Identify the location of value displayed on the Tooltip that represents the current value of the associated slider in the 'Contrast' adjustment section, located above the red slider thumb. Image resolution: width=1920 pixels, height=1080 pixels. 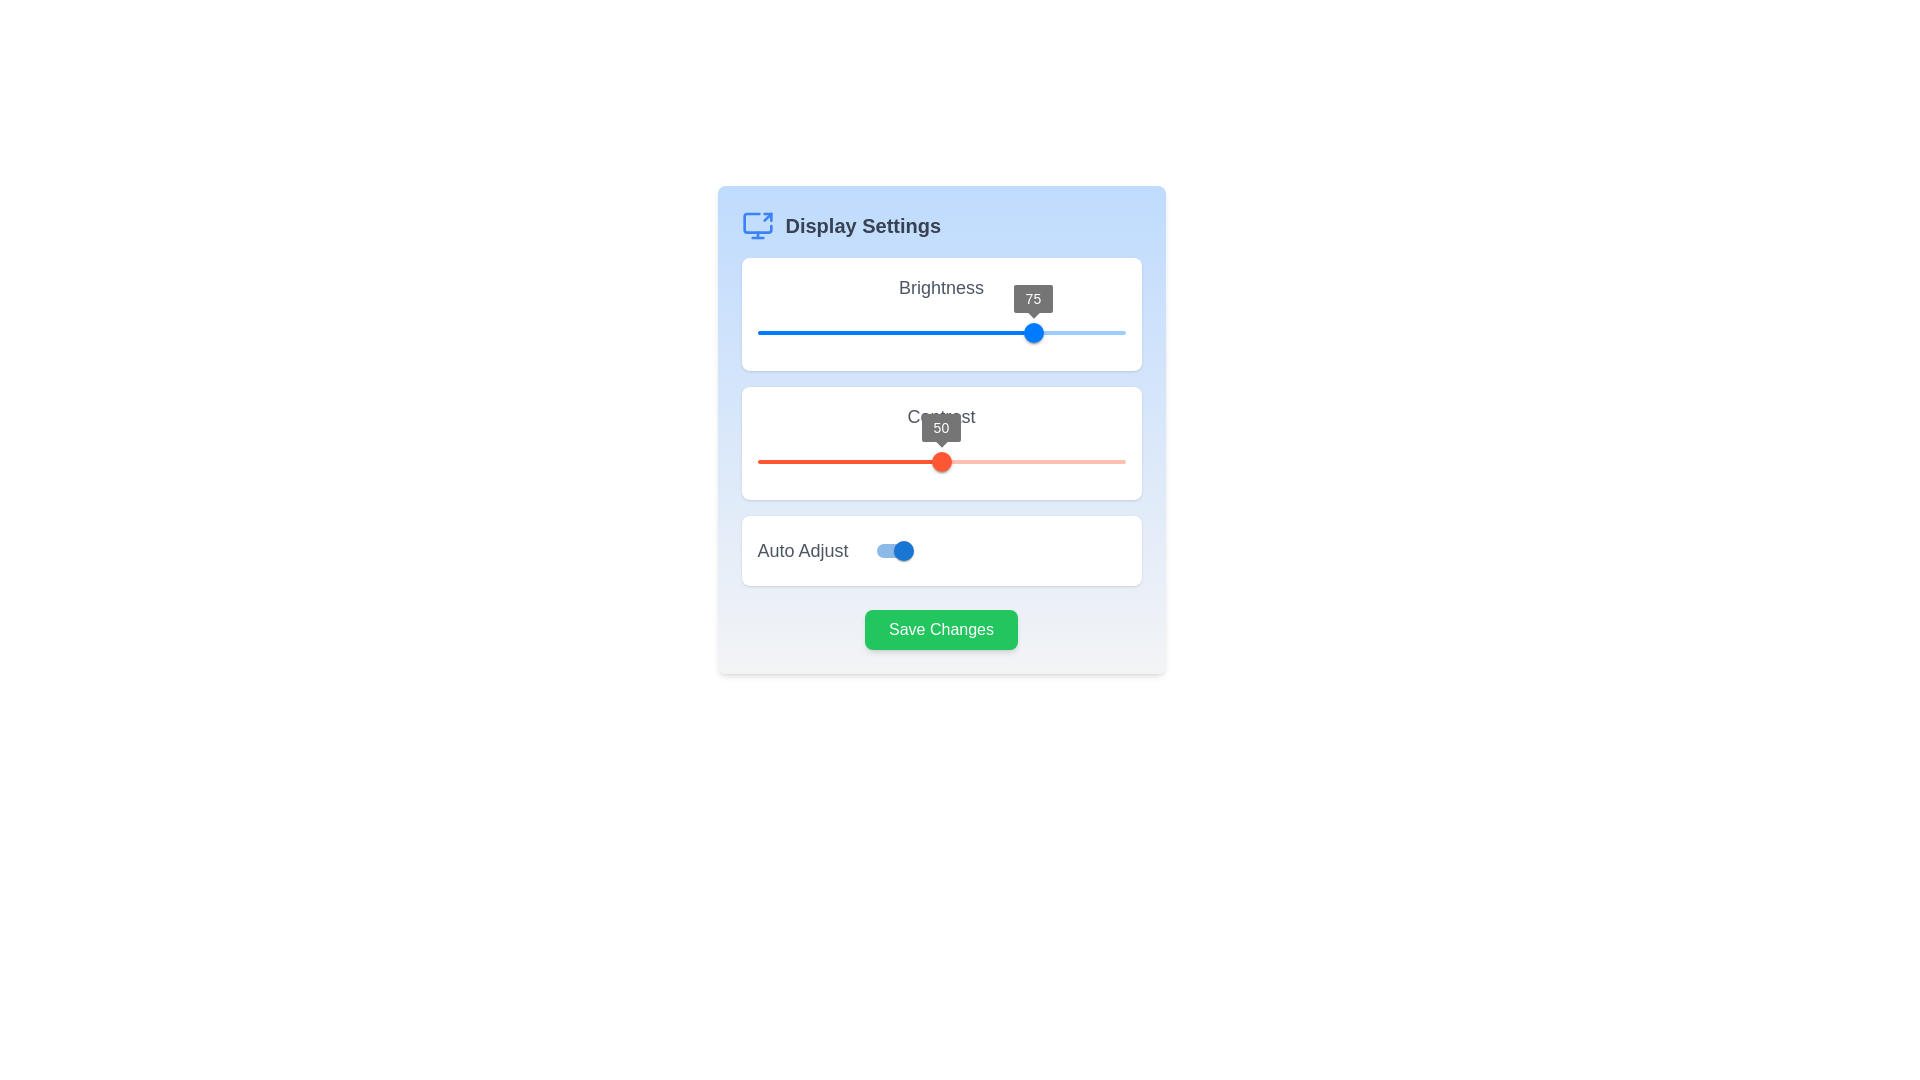
(940, 427).